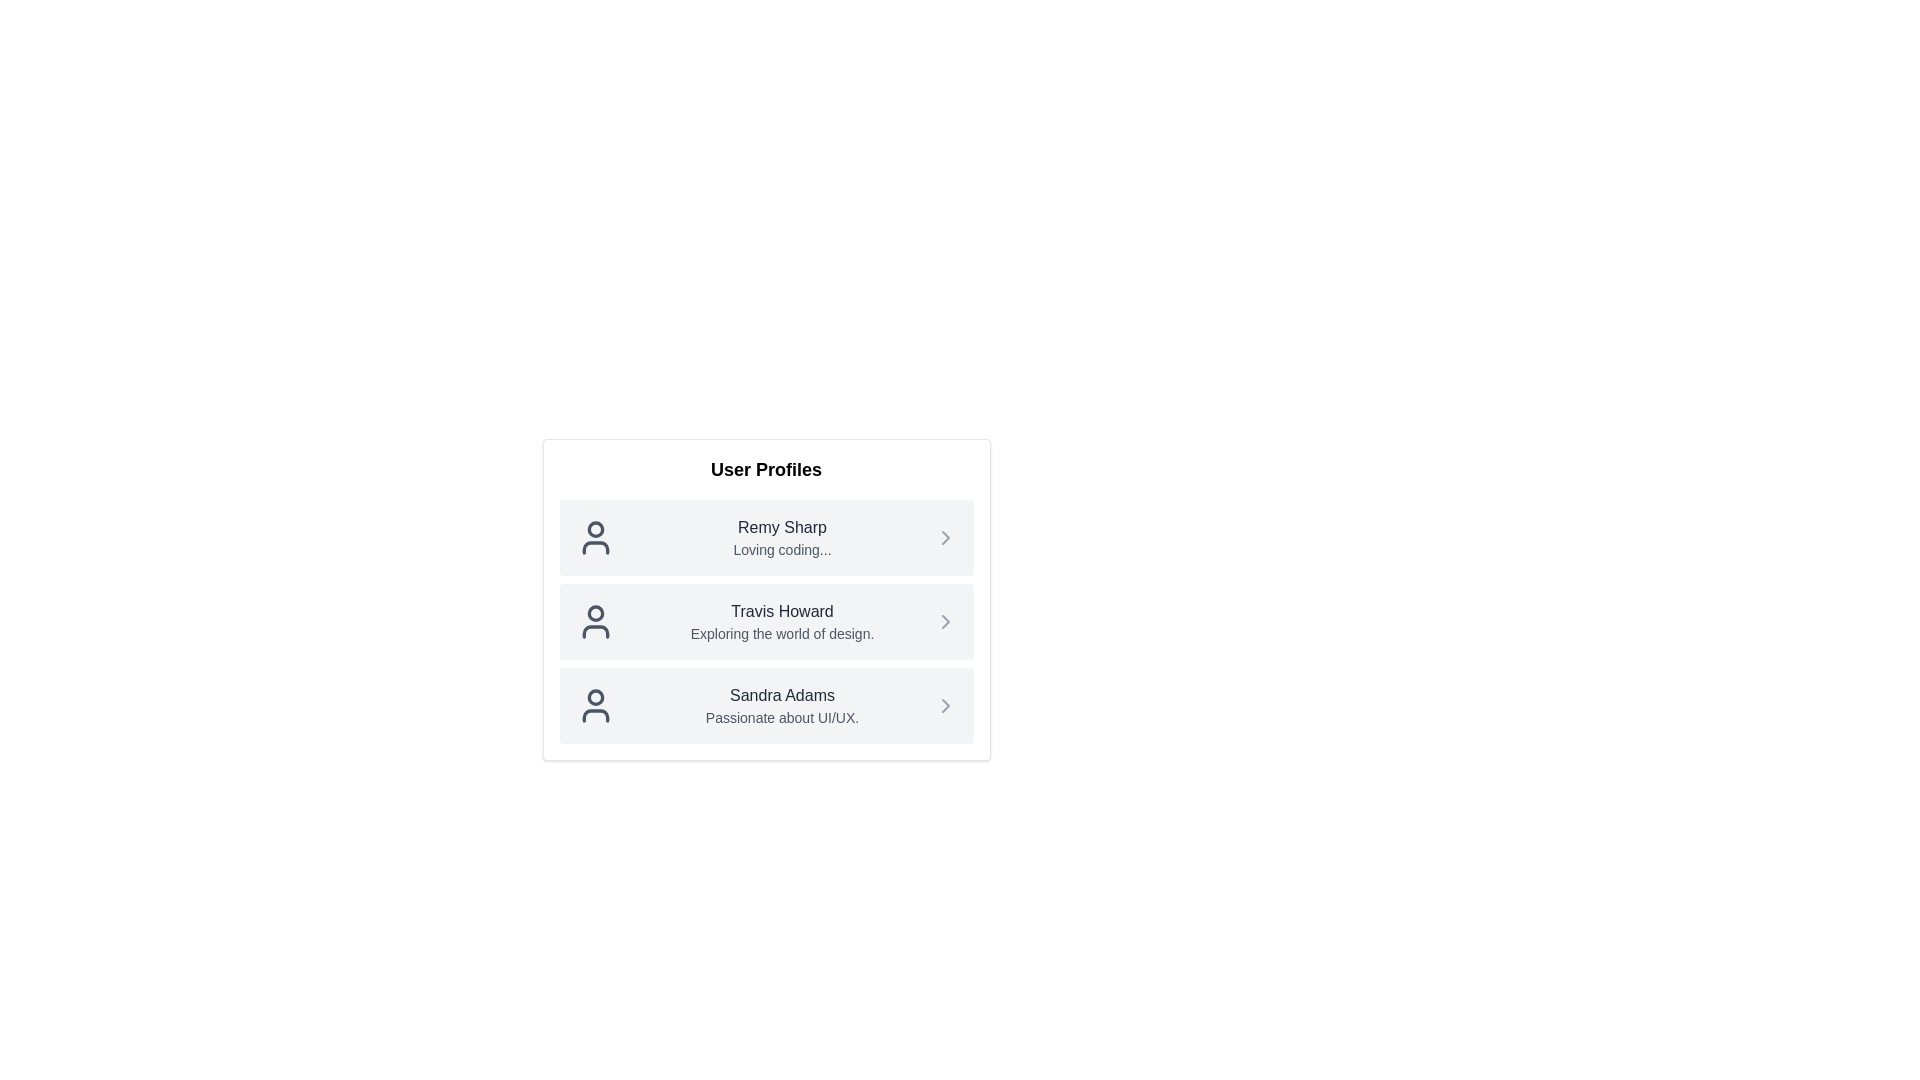  Describe the element at coordinates (594, 620) in the screenshot. I see `the user profile icon located adjacent to the text 'Travis Howard' and above the description 'Exploring the world of design.'` at that location.